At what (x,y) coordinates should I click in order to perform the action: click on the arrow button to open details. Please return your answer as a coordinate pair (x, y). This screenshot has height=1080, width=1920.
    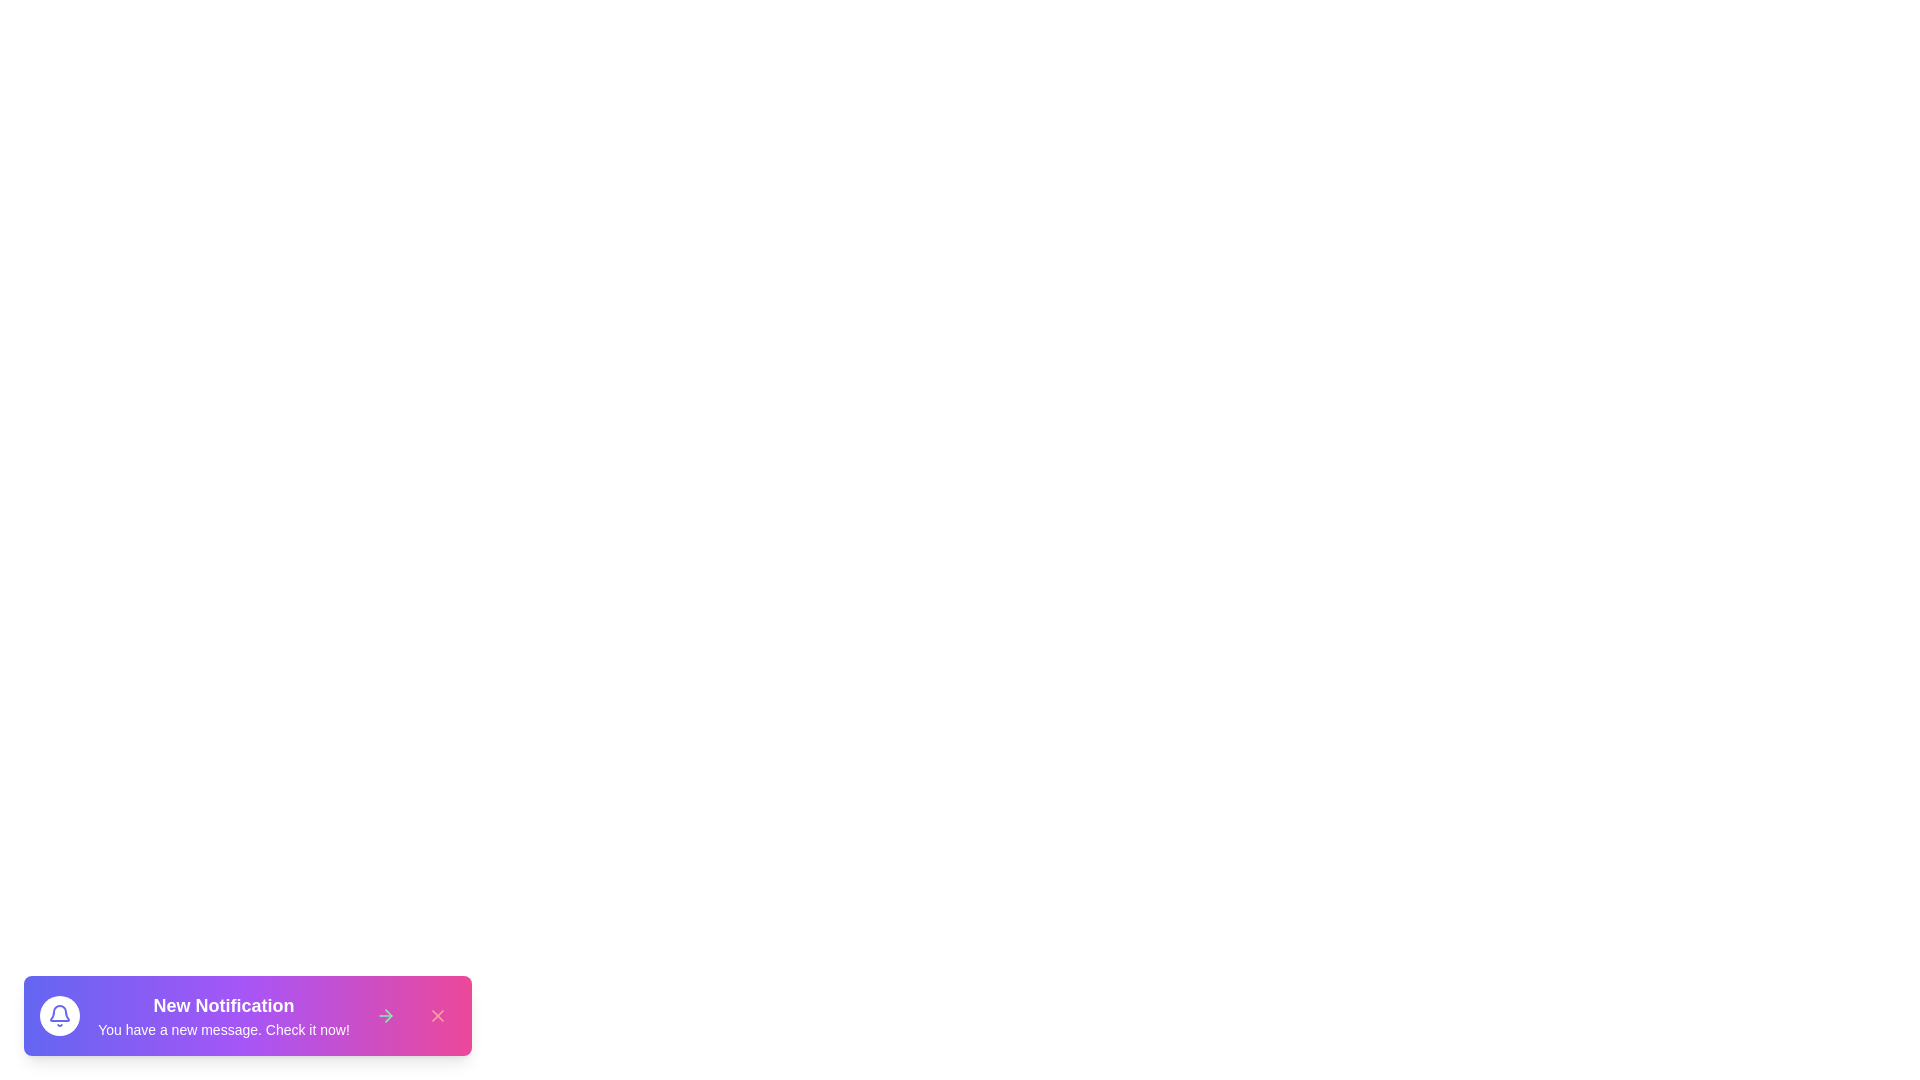
    Looking at the image, I should click on (385, 1015).